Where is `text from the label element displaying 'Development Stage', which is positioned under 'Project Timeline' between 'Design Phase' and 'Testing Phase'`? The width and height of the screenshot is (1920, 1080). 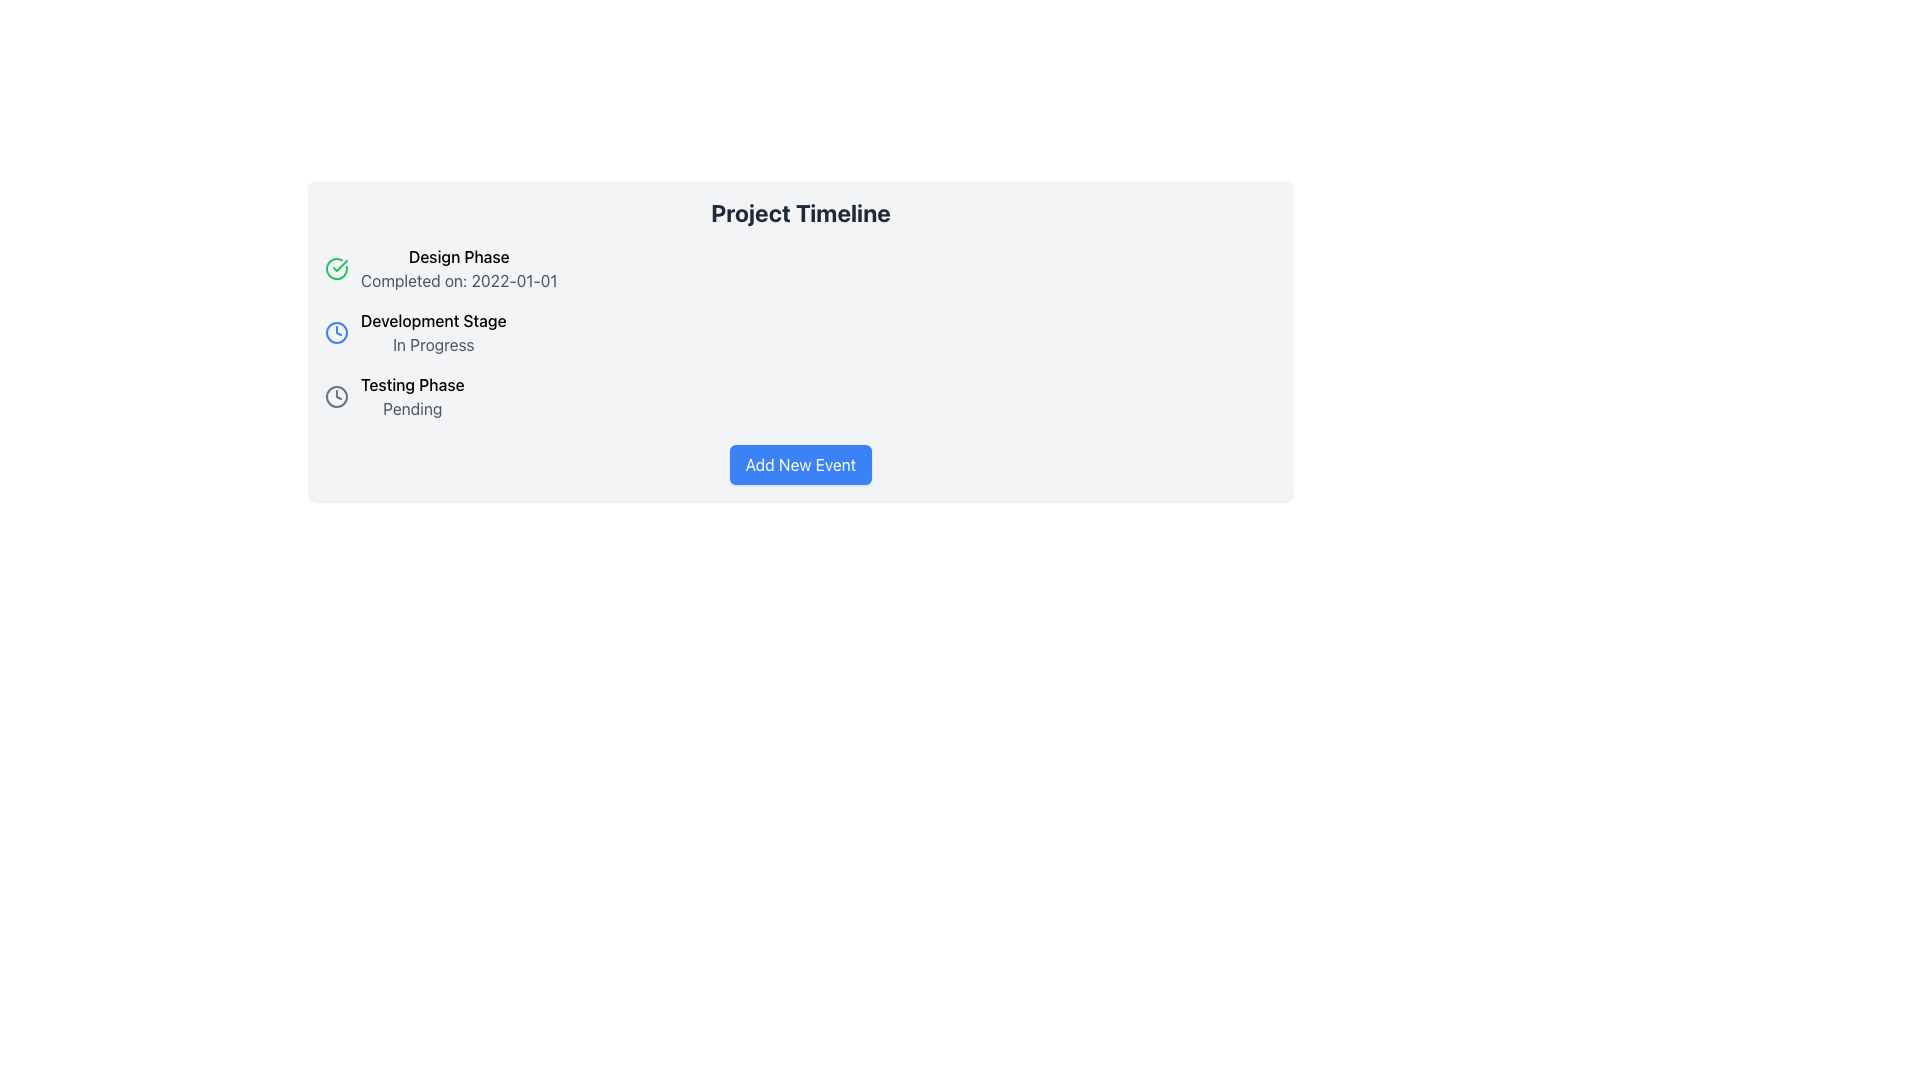 text from the label element displaying 'Development Stage', which is positioned under 'Project Timeline' between 'Design Phase' and 'Testing Phase' is located at coordinates (432, 319).